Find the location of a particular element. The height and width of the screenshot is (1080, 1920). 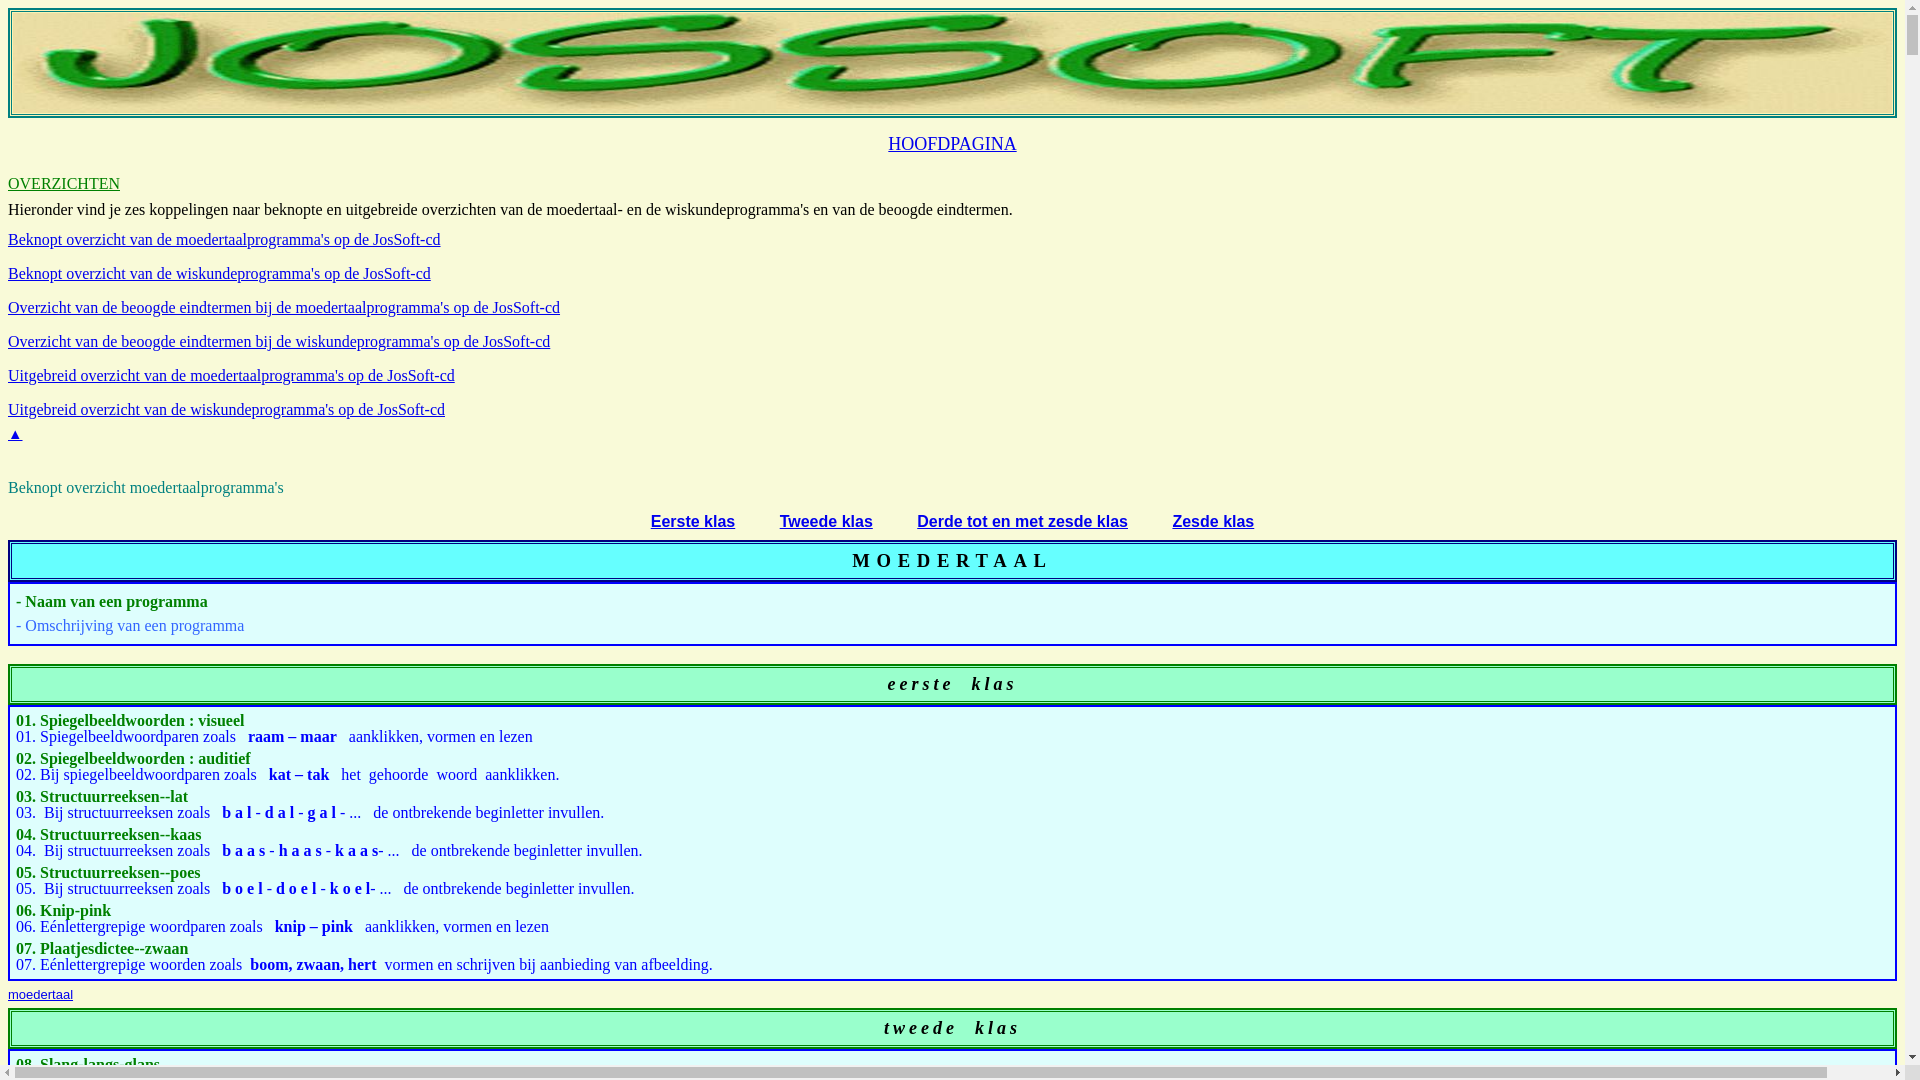

'Eerste klas' is located at coordinates (651, 520).